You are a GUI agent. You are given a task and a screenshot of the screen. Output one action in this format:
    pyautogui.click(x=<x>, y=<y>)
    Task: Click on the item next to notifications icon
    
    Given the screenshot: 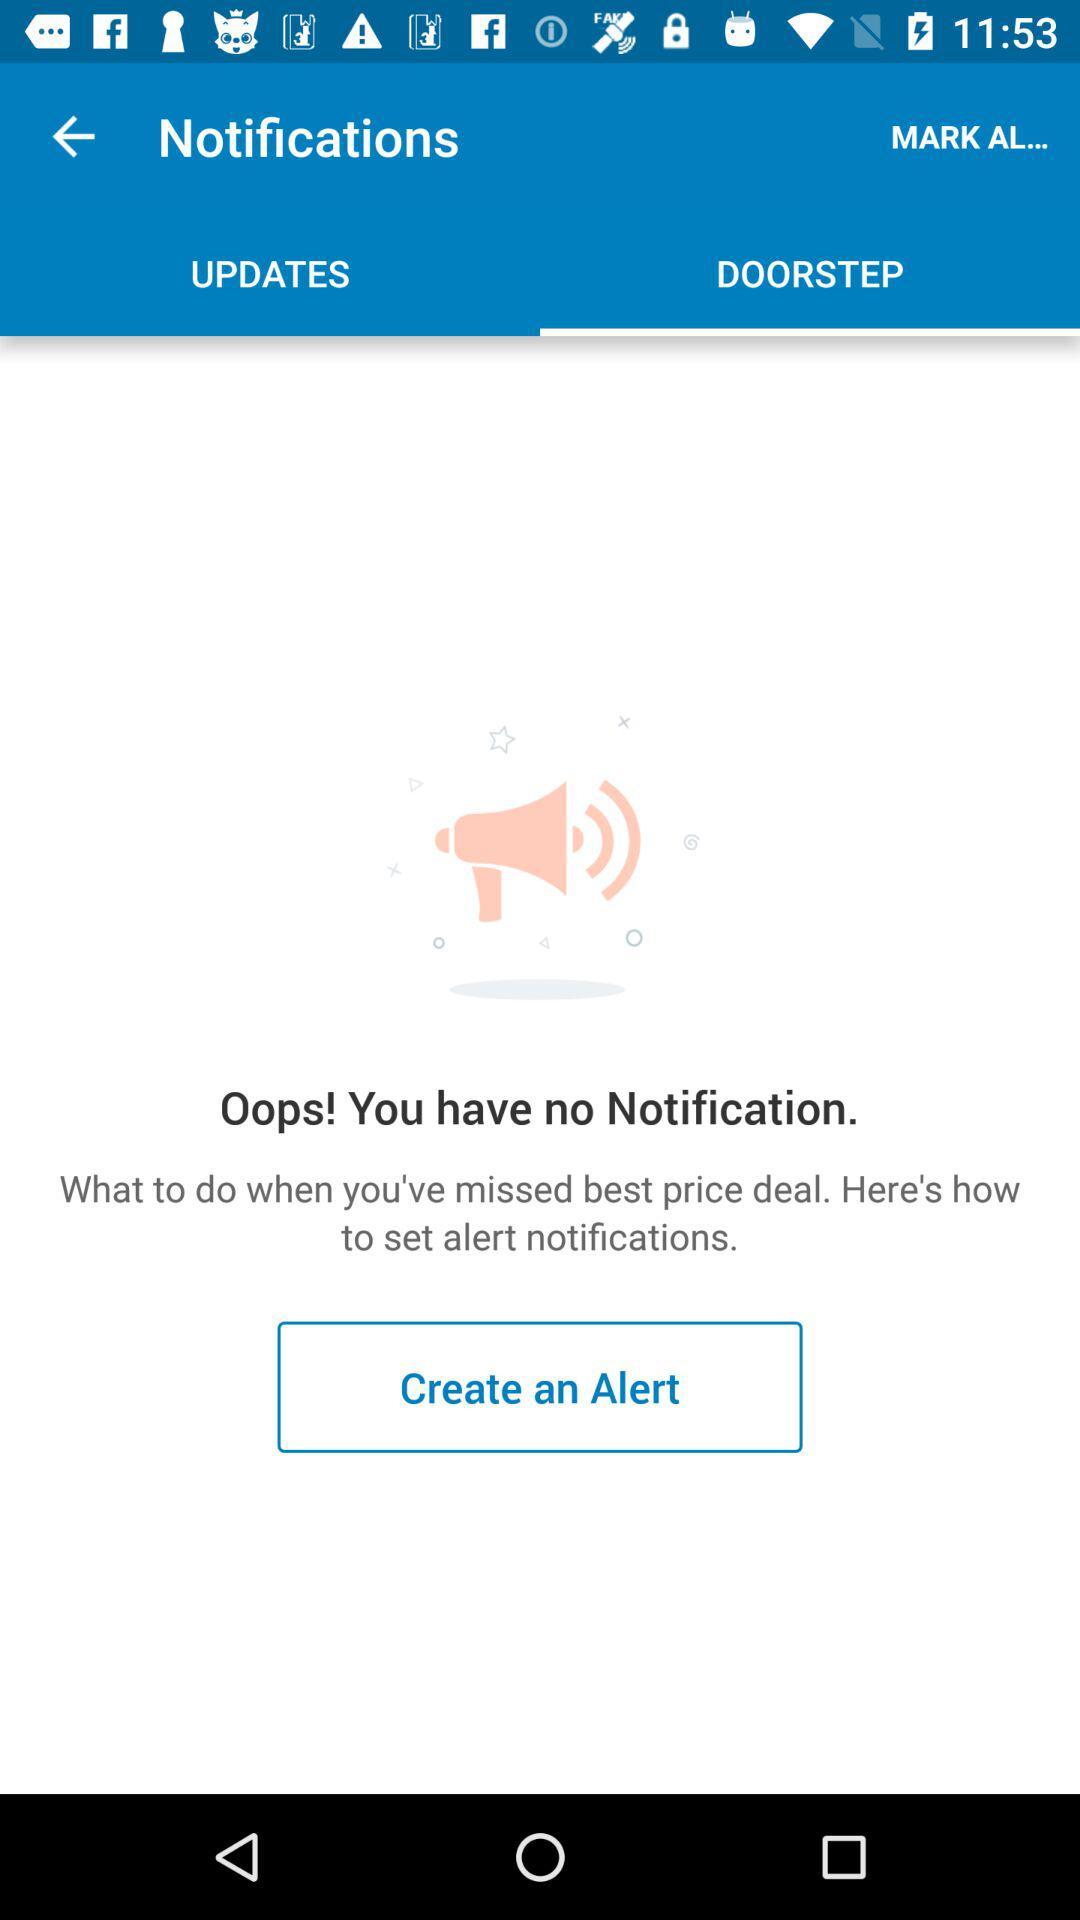 What is the action you would take?
    pyautogui.click(x=72, y=135)
    